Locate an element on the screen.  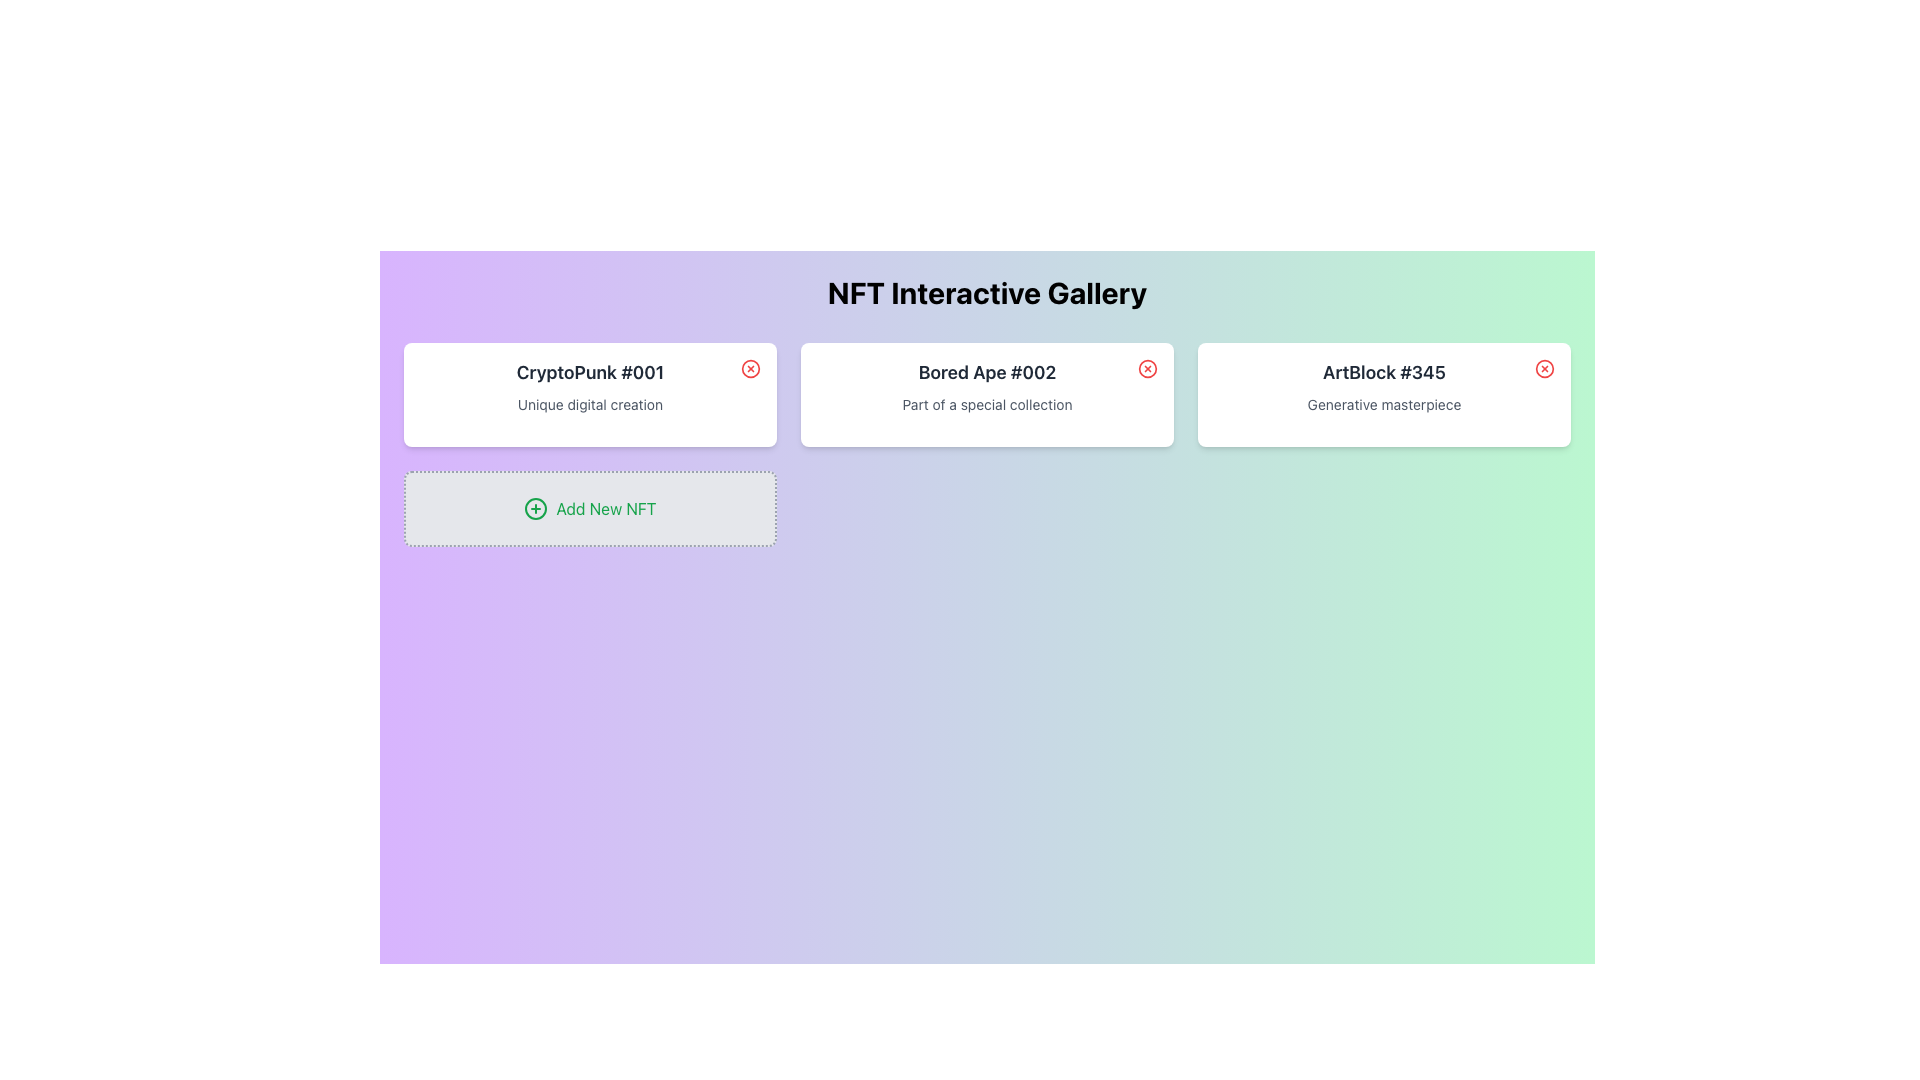
text label displaying 'Unique digital creation' which is styled in light gray color and located below the header 'CryptoPunk #001' is located at coordinates (589, 405).